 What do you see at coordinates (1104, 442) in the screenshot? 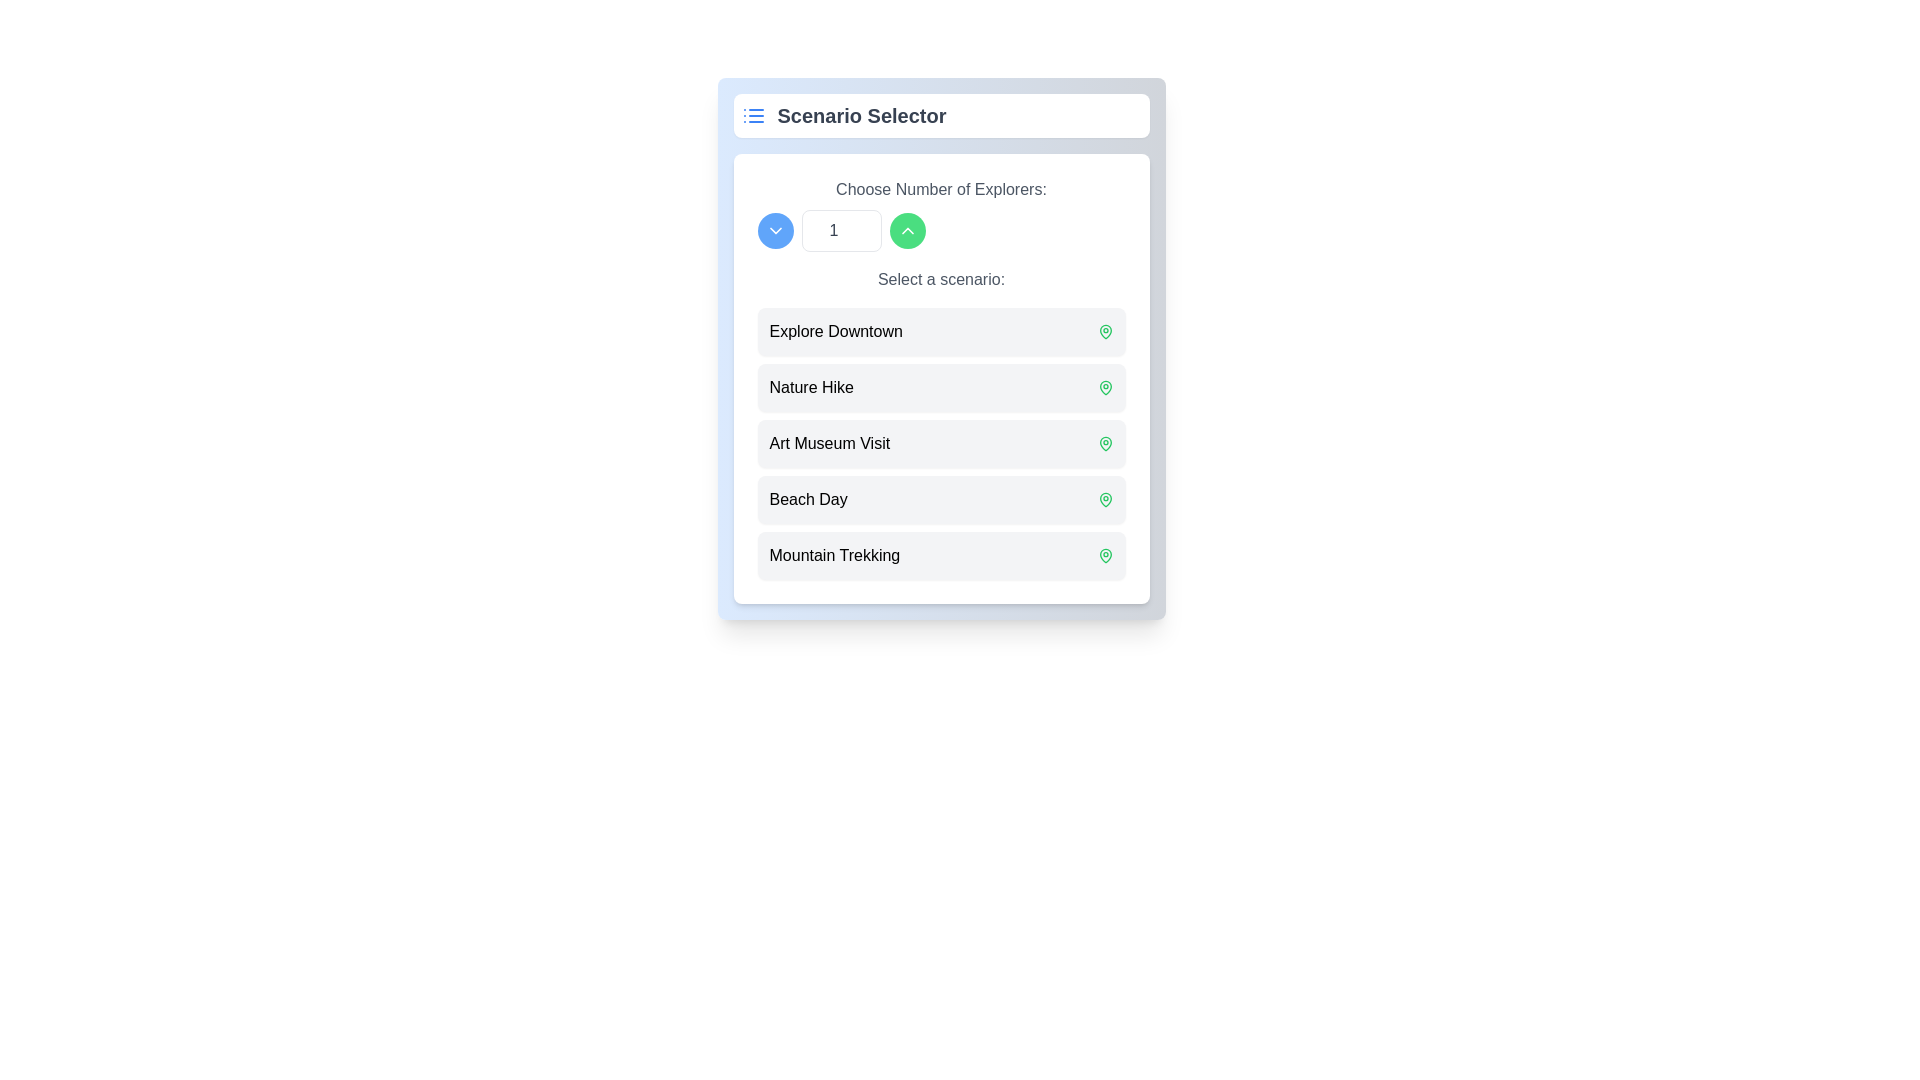
I see `the SVG icon of a map pin, which is styled with a green color and located next to the 'Art Museum Visit' text in the scenario list` at bounding box center [1104, 442].